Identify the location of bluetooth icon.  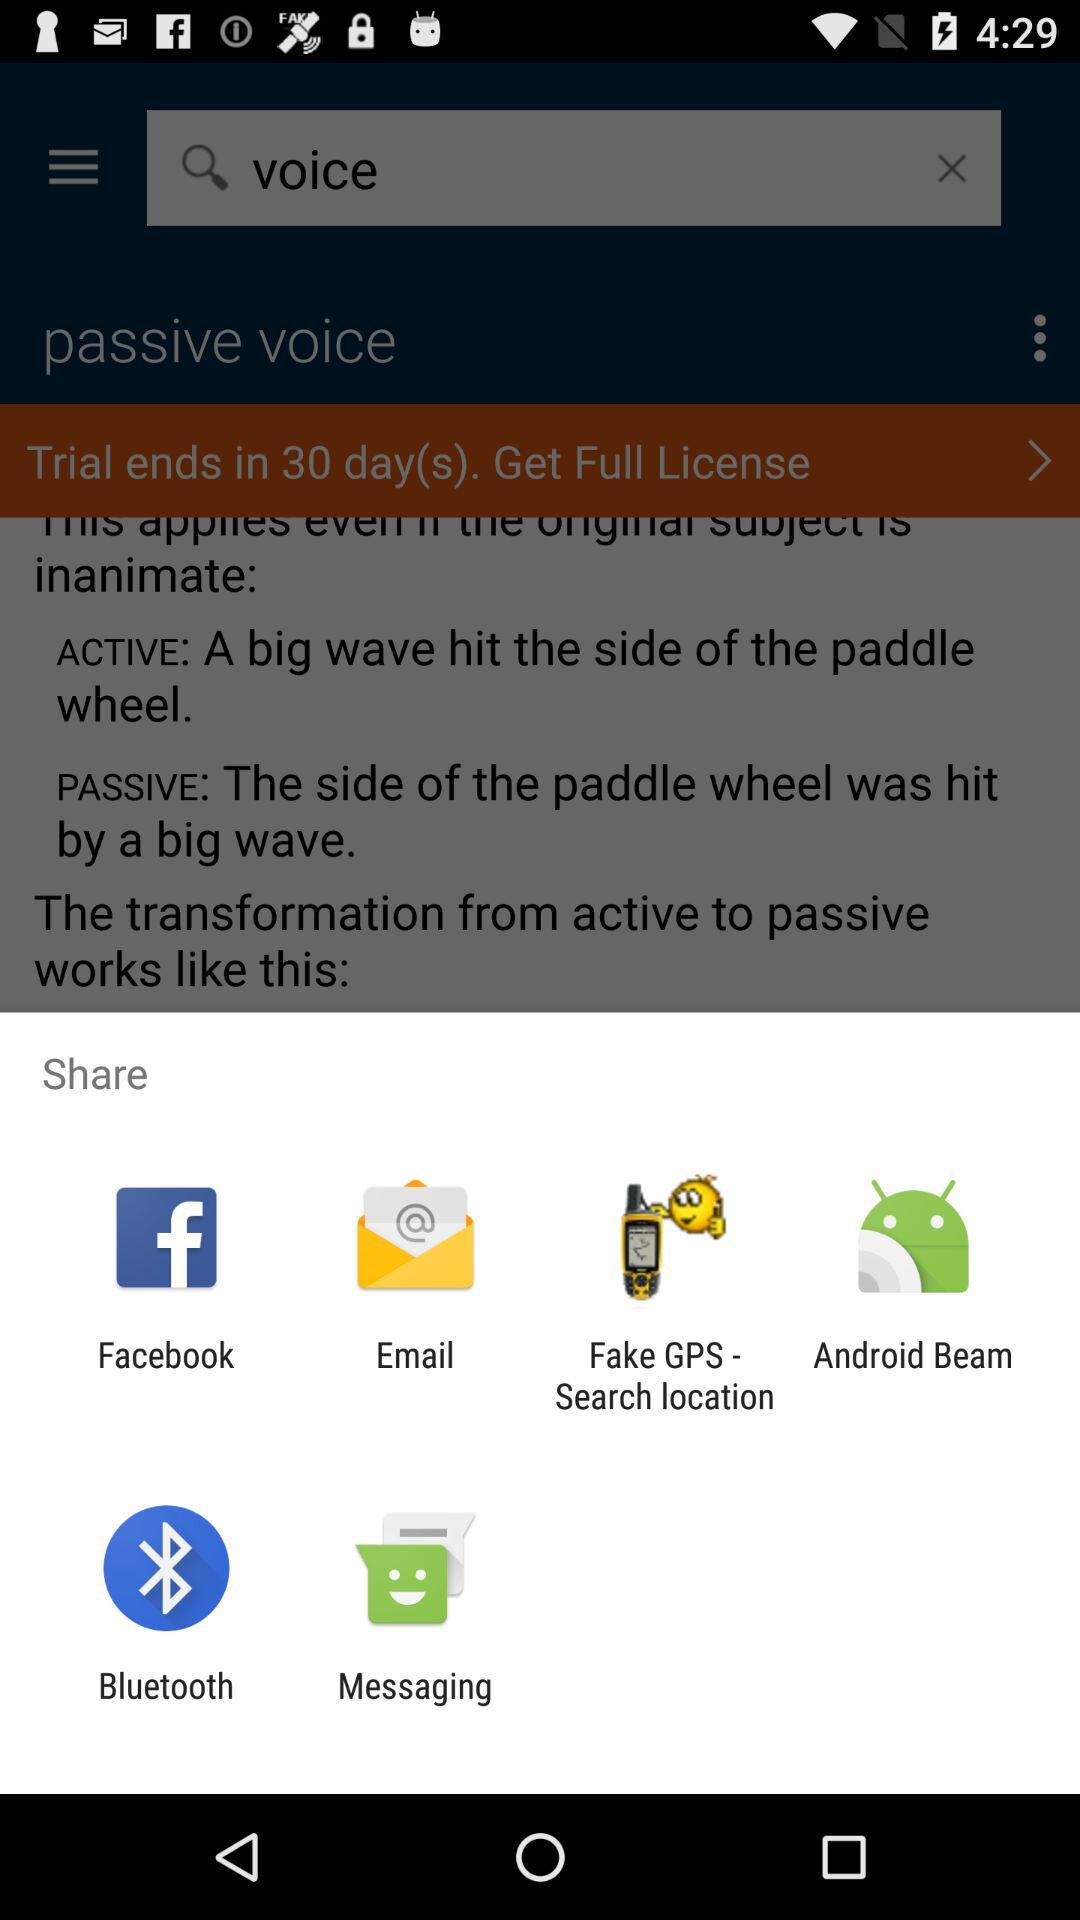
(165, 1705).